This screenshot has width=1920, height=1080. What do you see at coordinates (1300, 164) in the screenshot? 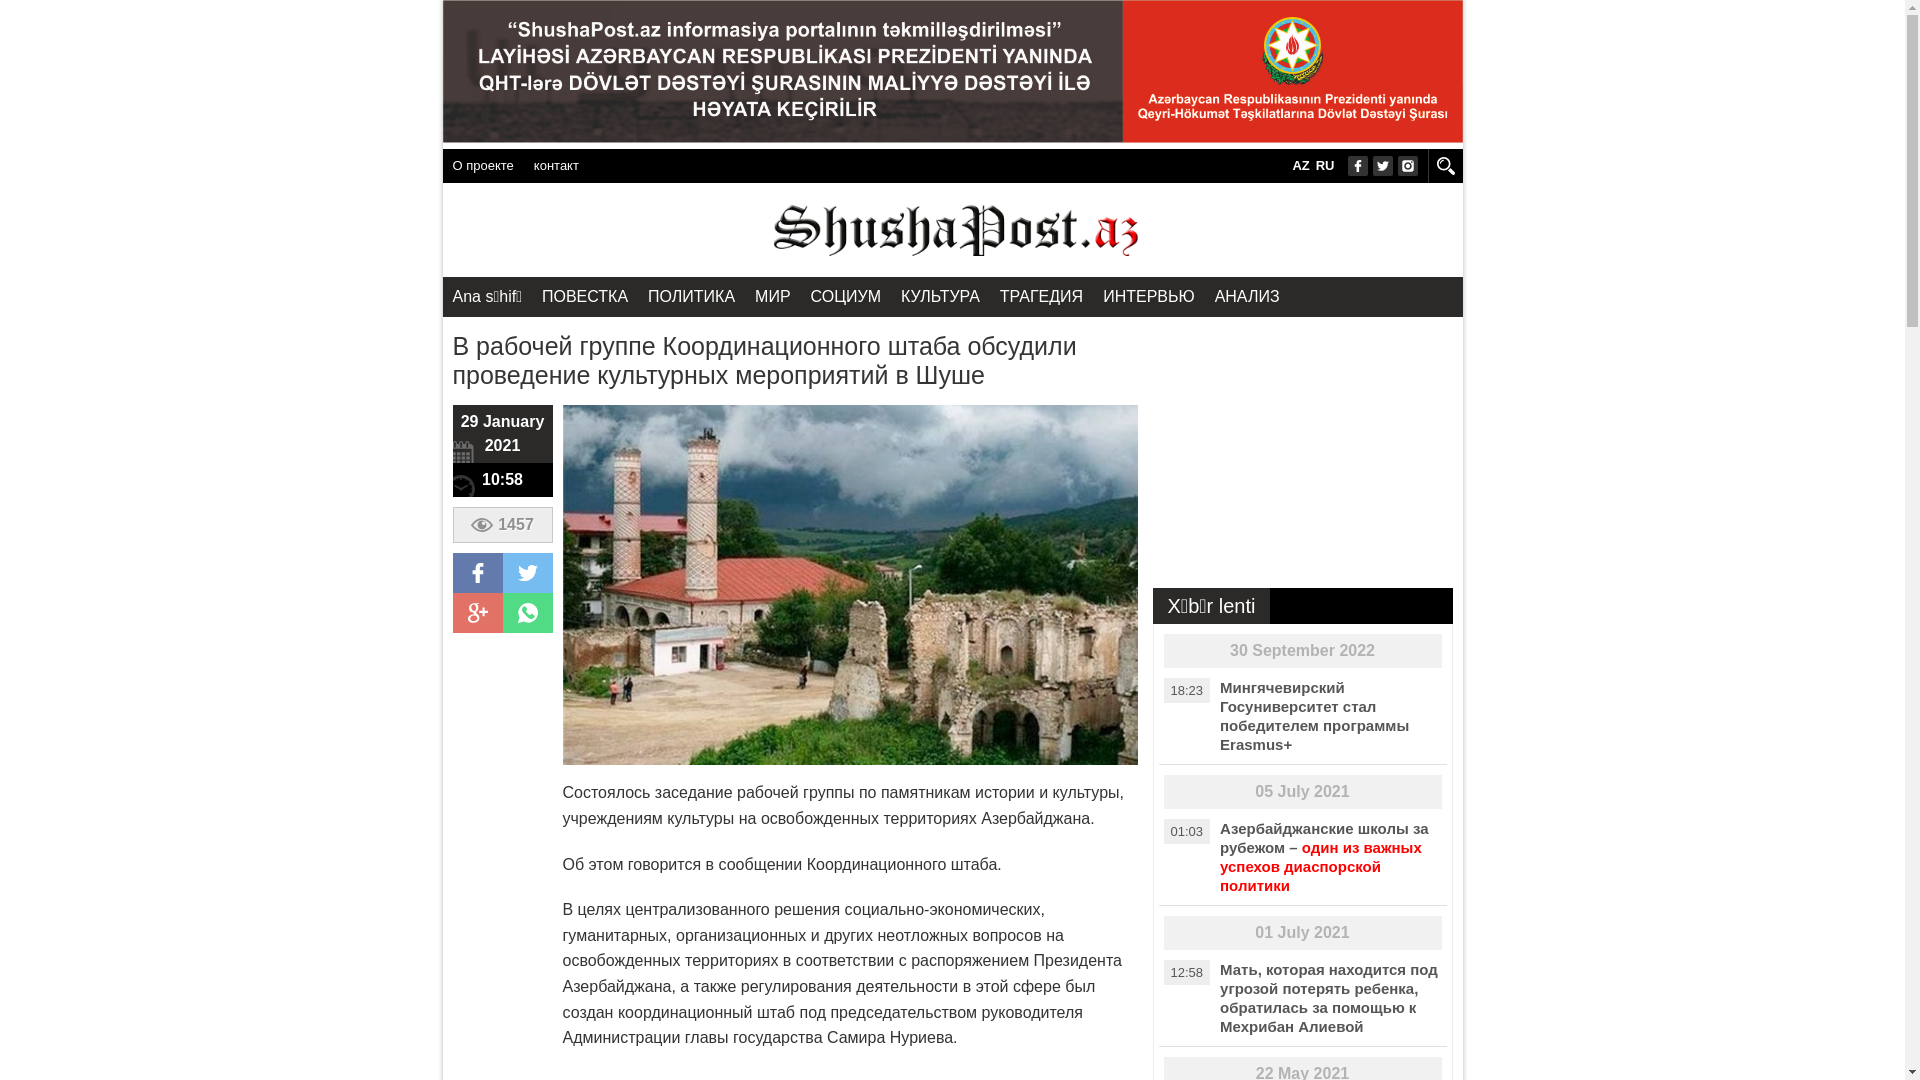
I see `'AZ'` at bounding box center [1300, 164].